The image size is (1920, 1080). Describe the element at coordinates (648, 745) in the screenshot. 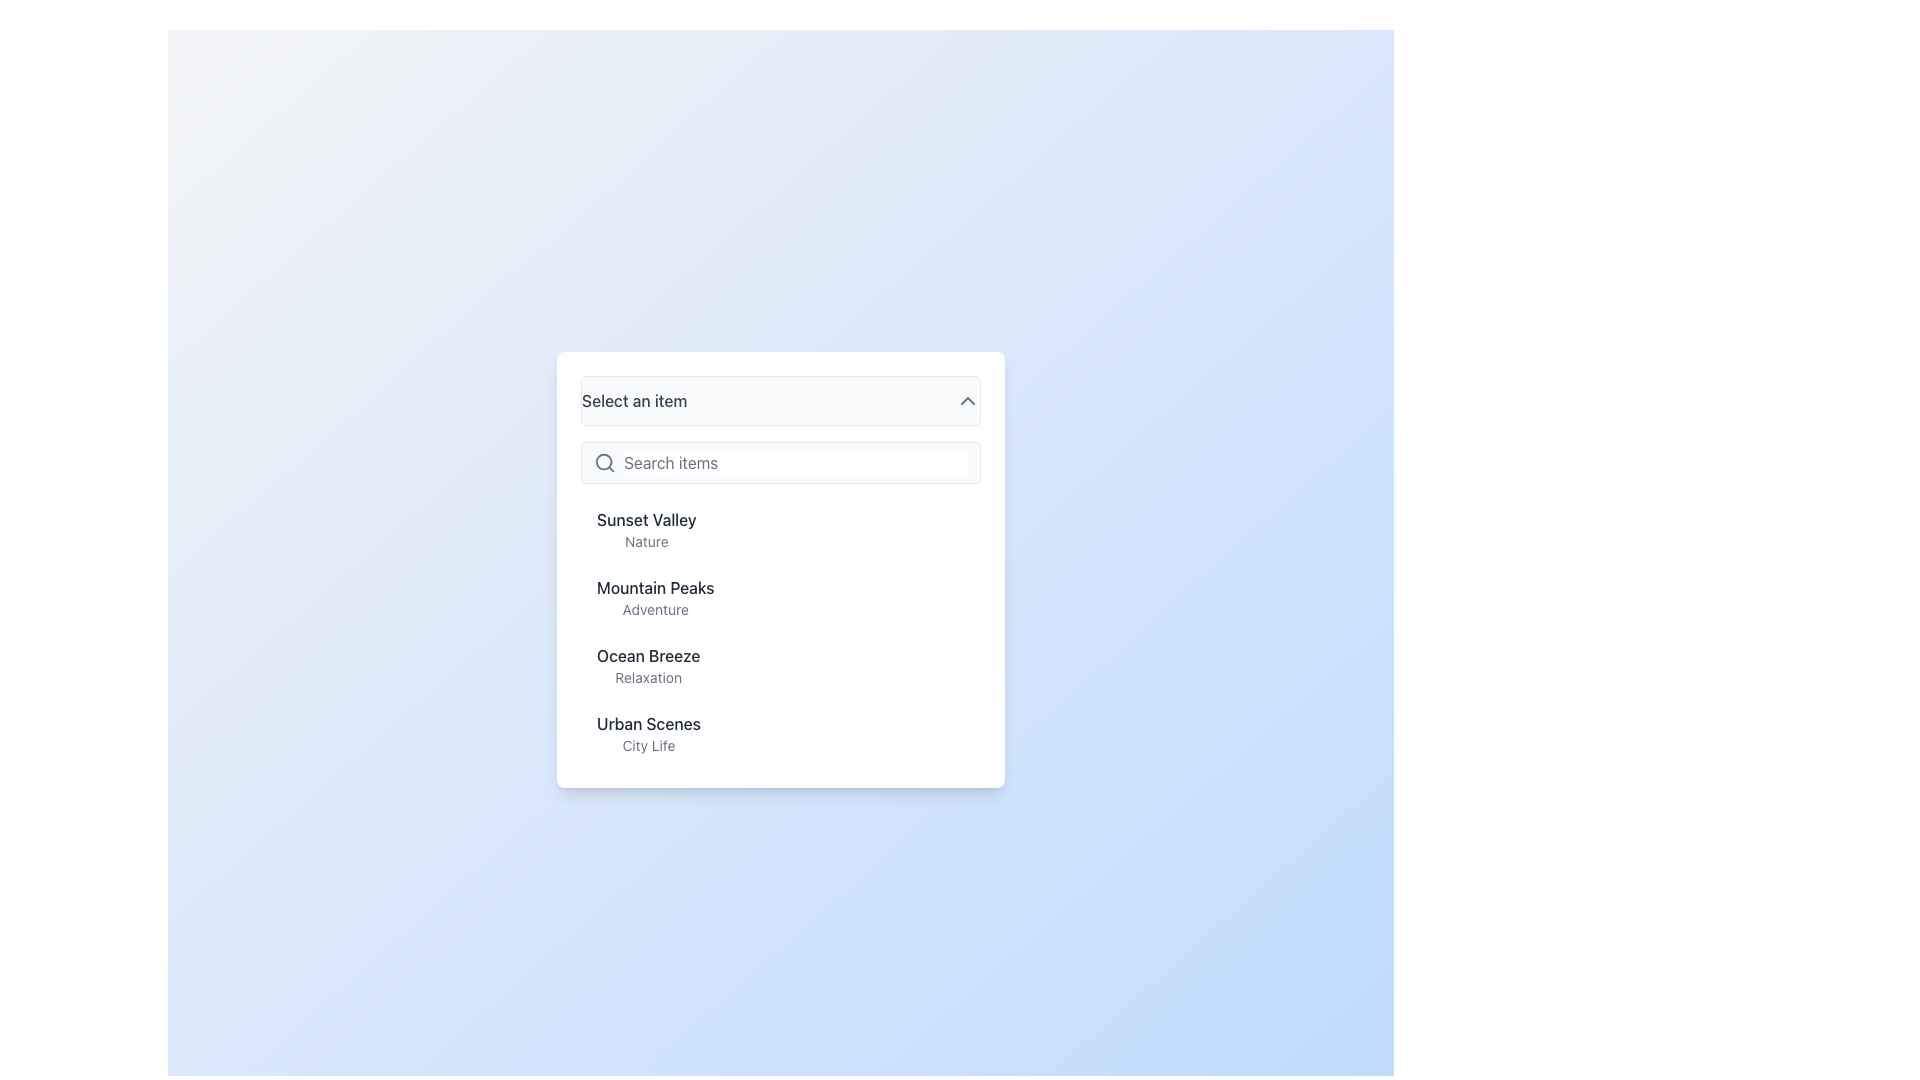

I see `the Text Label that displays 'City Life', which is positioned below the title 'Urban Scenes' in the dropdown list interface` at that location.